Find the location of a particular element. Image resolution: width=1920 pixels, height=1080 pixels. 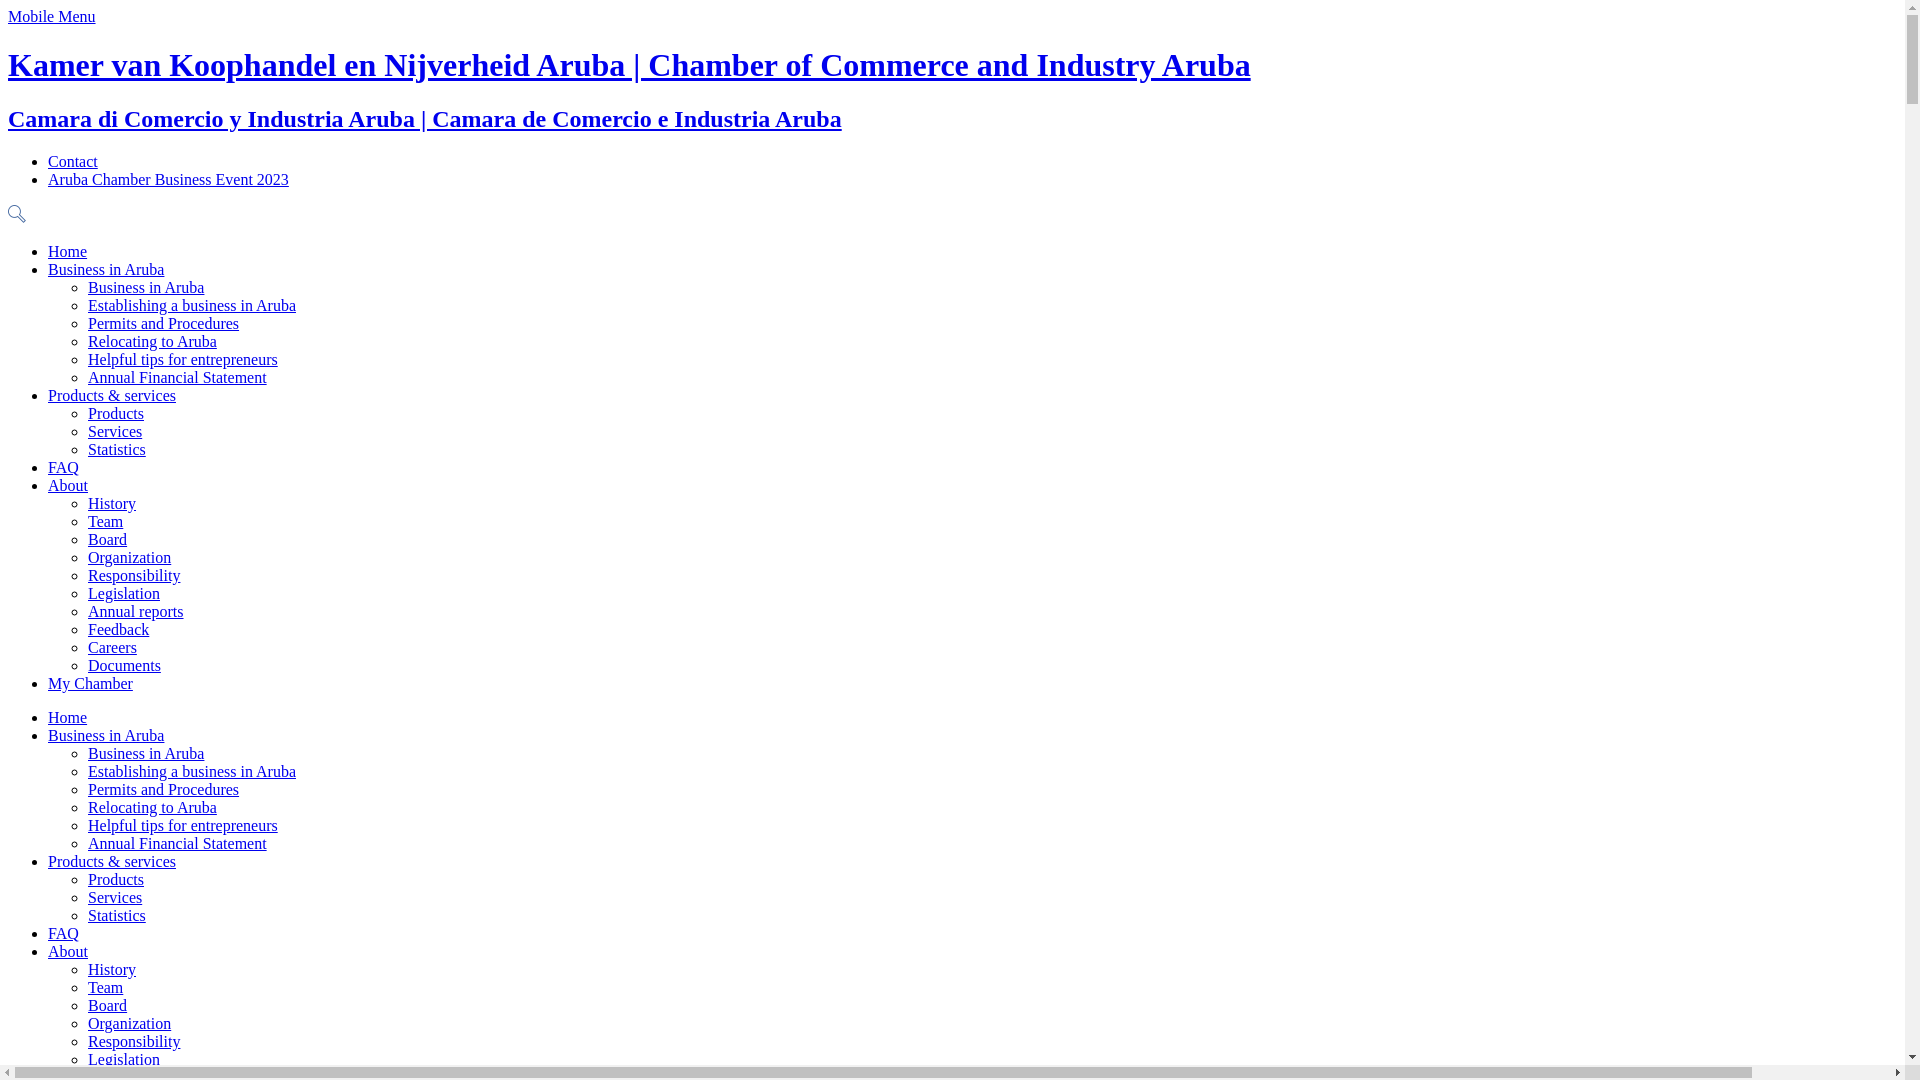

'Board' is located at coordinates (106, 538).